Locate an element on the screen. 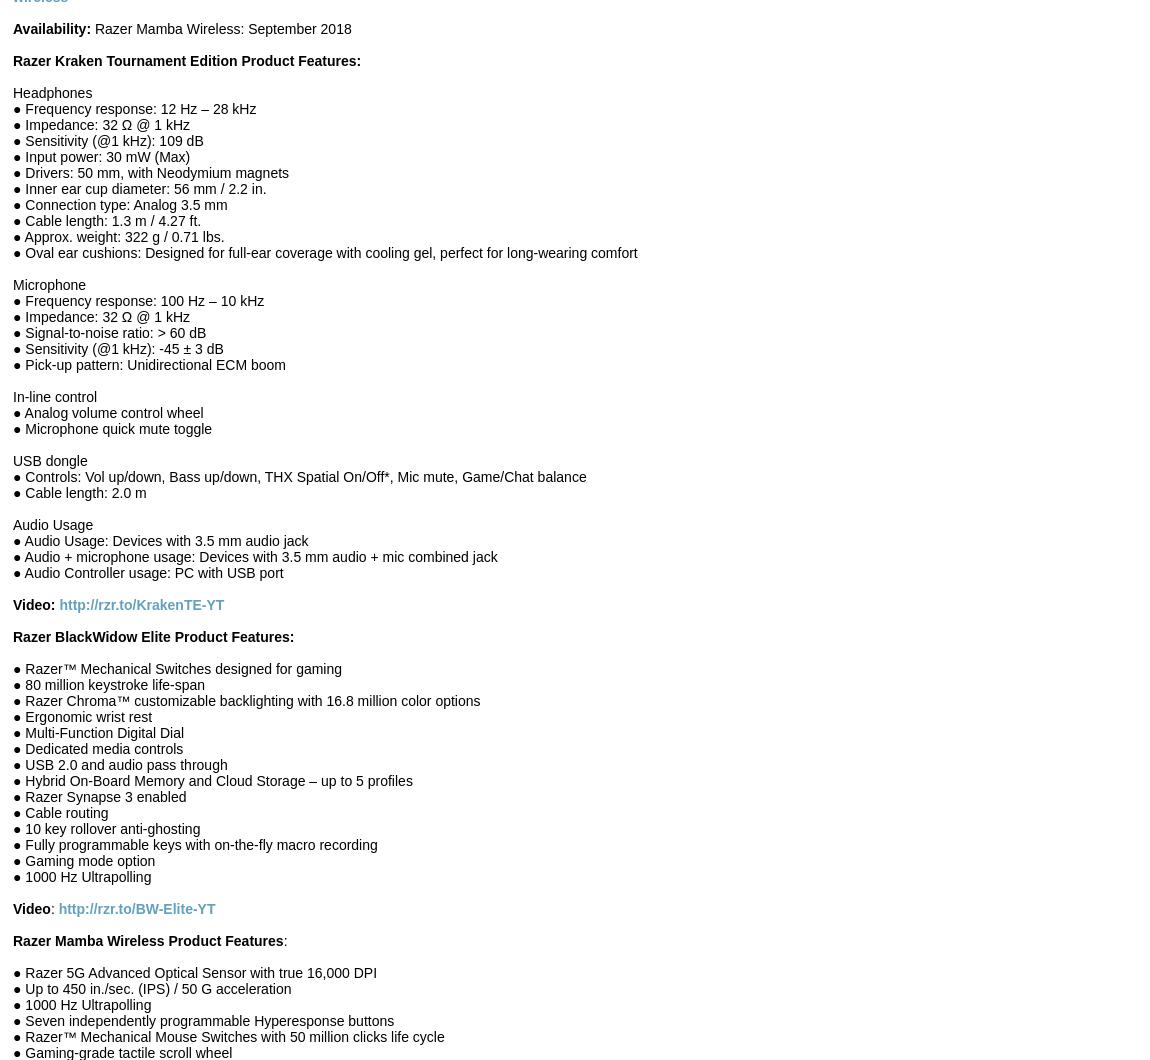 The height and width of the screenshot is (1060, 1150). '● Cable length: 1.3 m / 4.27 ft.' is located at coordinates (11, 220).